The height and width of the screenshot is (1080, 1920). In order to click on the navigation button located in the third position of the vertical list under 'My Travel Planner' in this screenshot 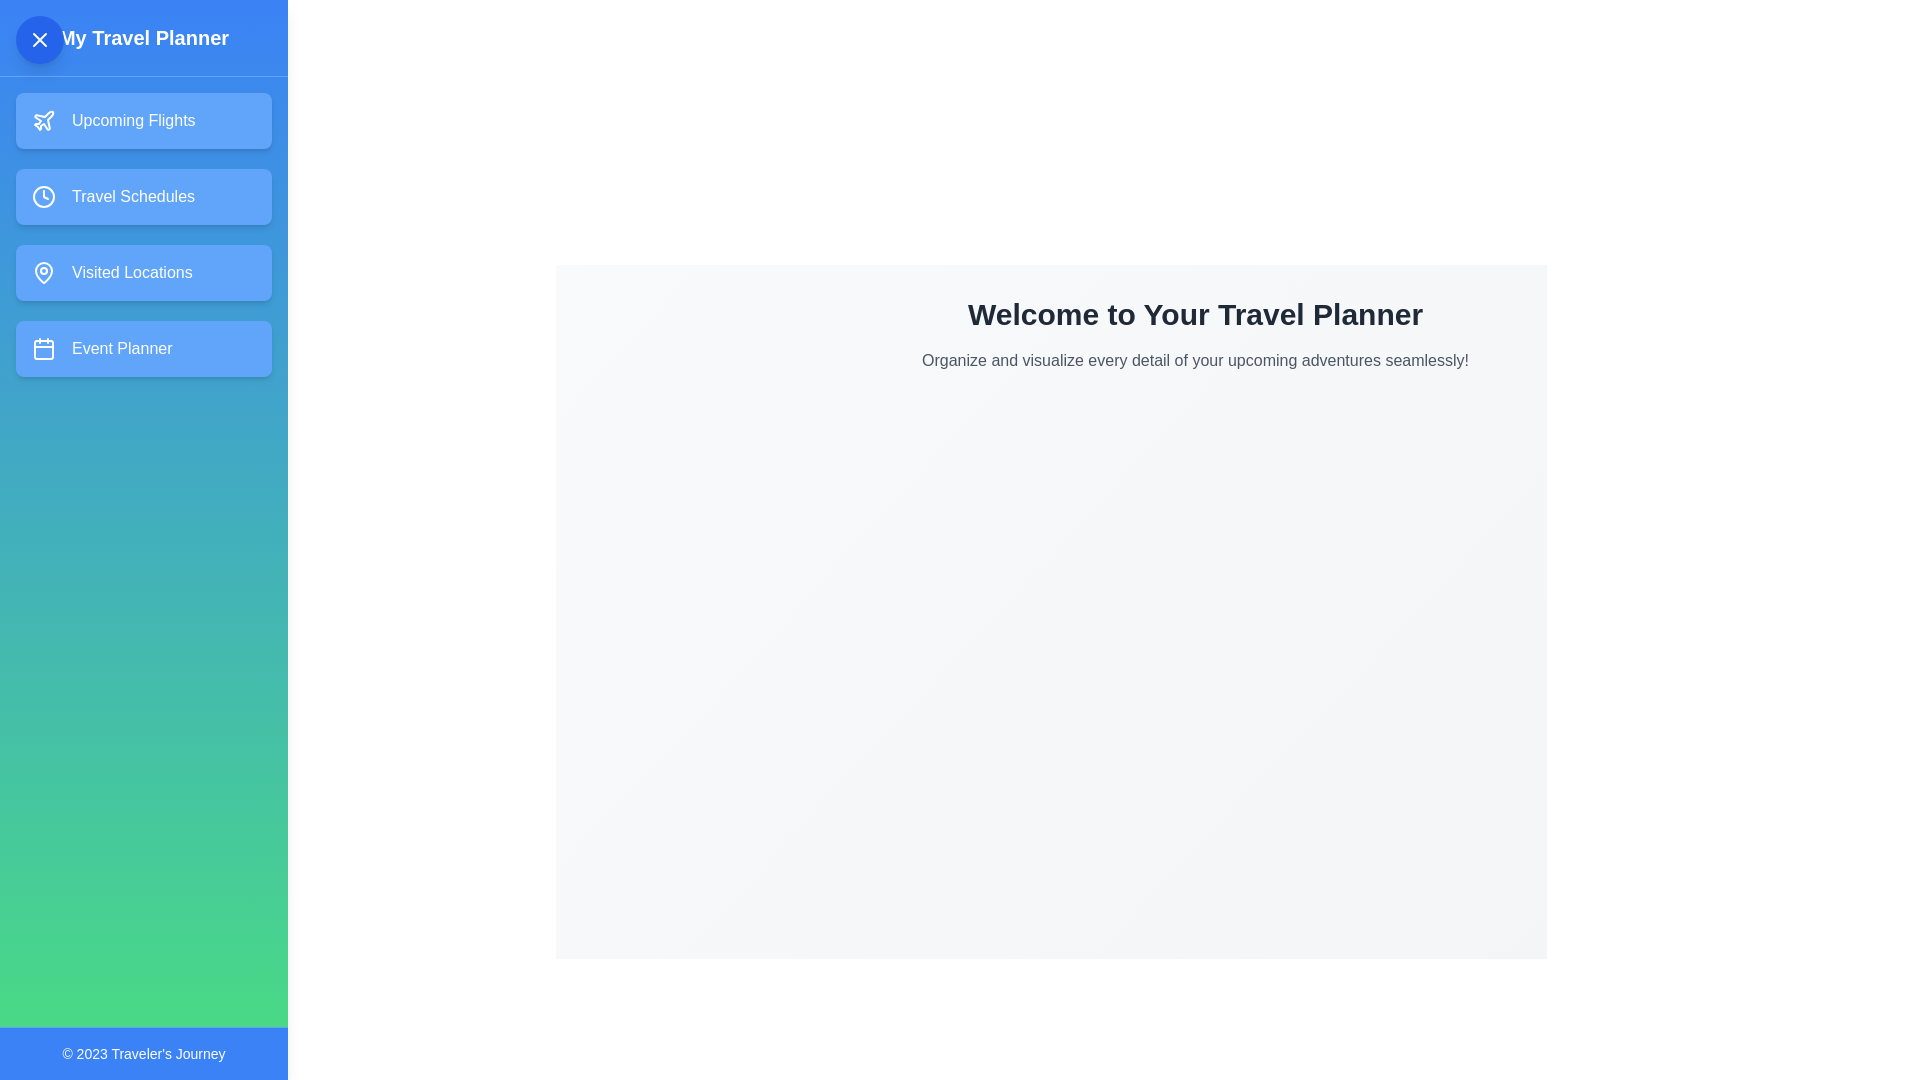, I will do `click(143, 273)`.